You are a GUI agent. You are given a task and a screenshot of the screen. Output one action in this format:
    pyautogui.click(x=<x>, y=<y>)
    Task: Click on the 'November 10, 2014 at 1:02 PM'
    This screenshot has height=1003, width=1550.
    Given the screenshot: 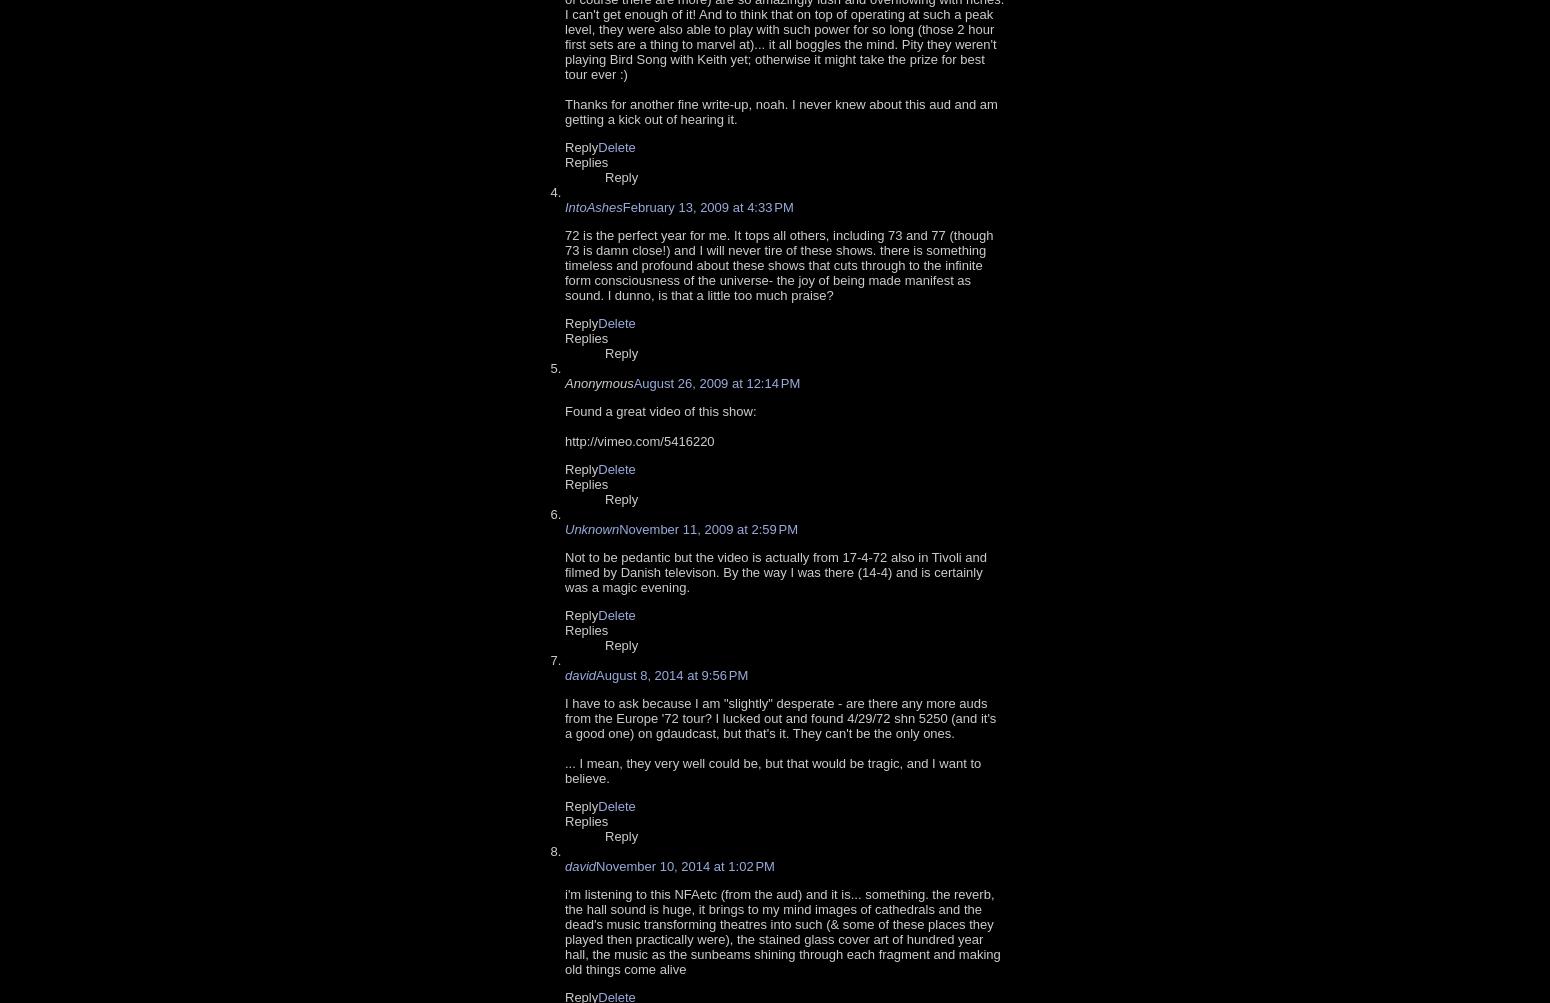 What is the action you would take?
    pyautogui.click(x=683, y=865)
    